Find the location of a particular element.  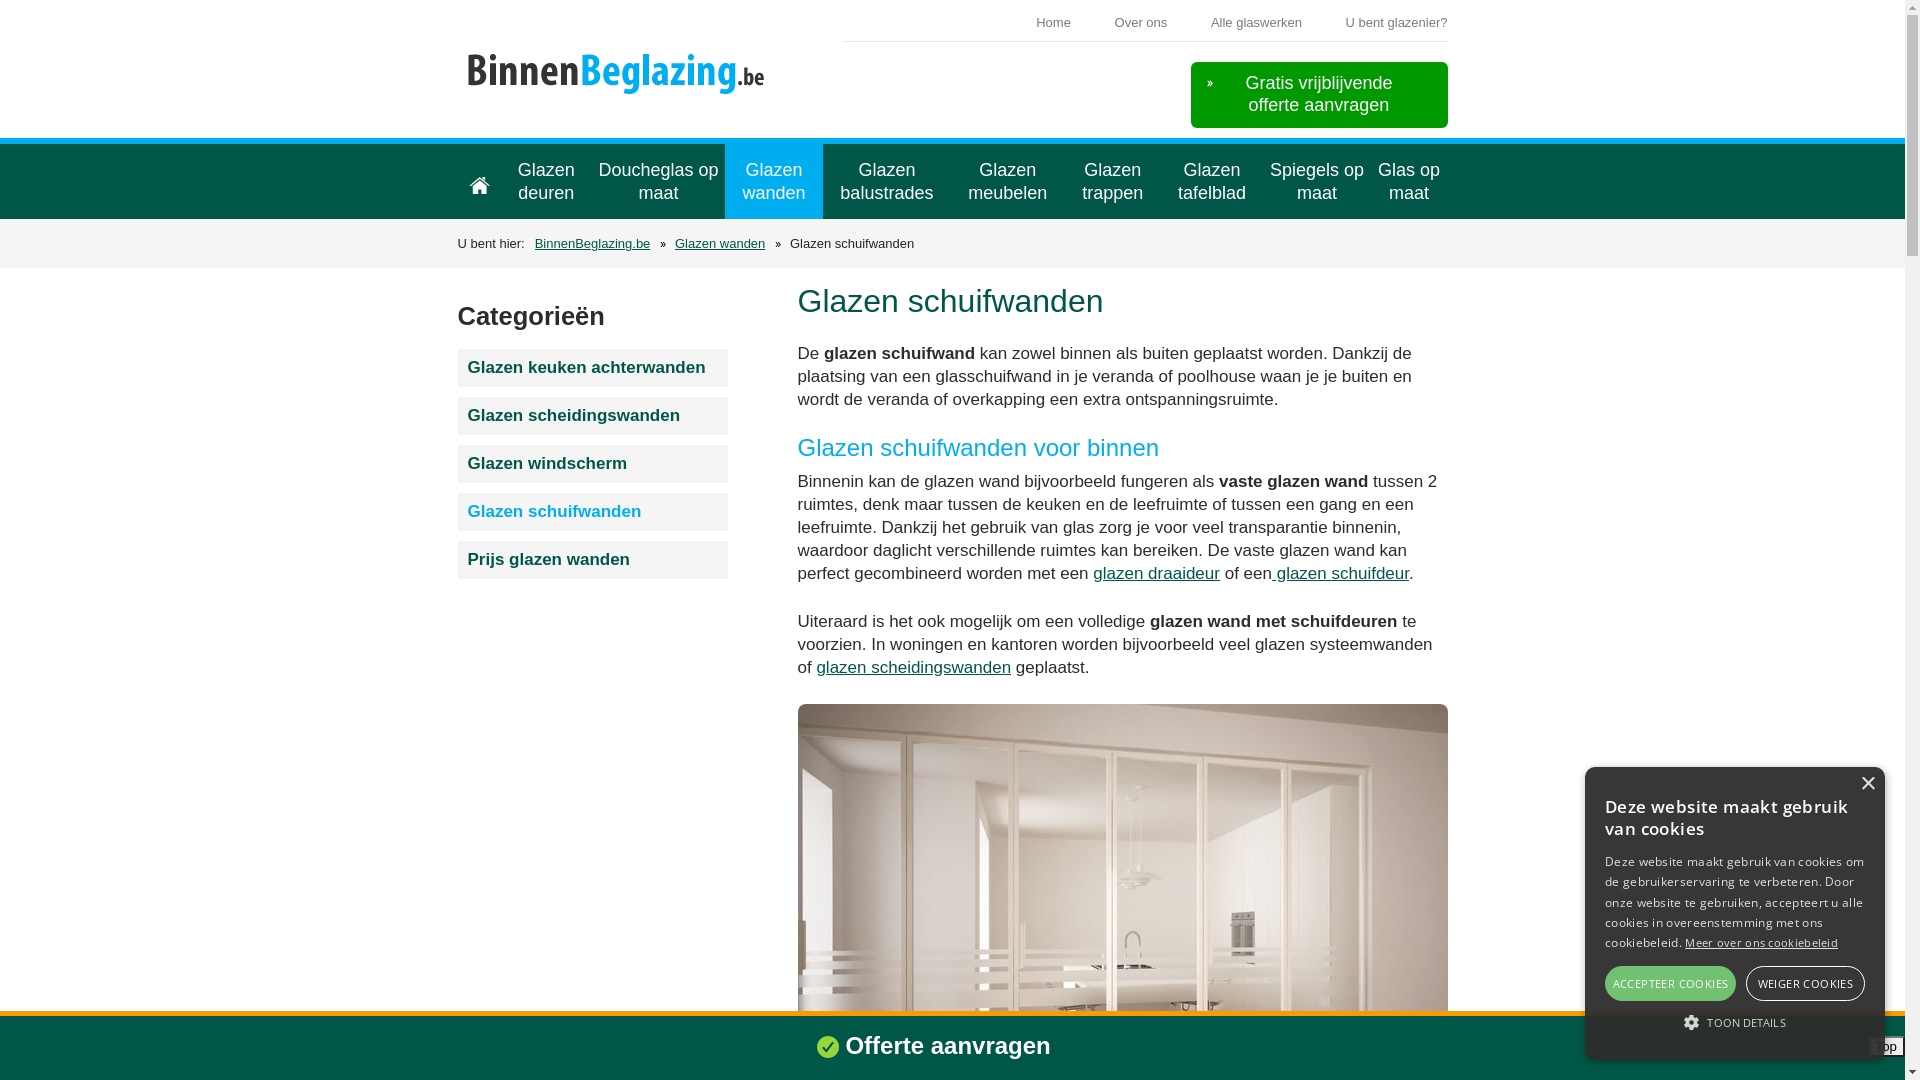

'Meer over ons cookiebeleid' is located at coordinates (1683, 942).